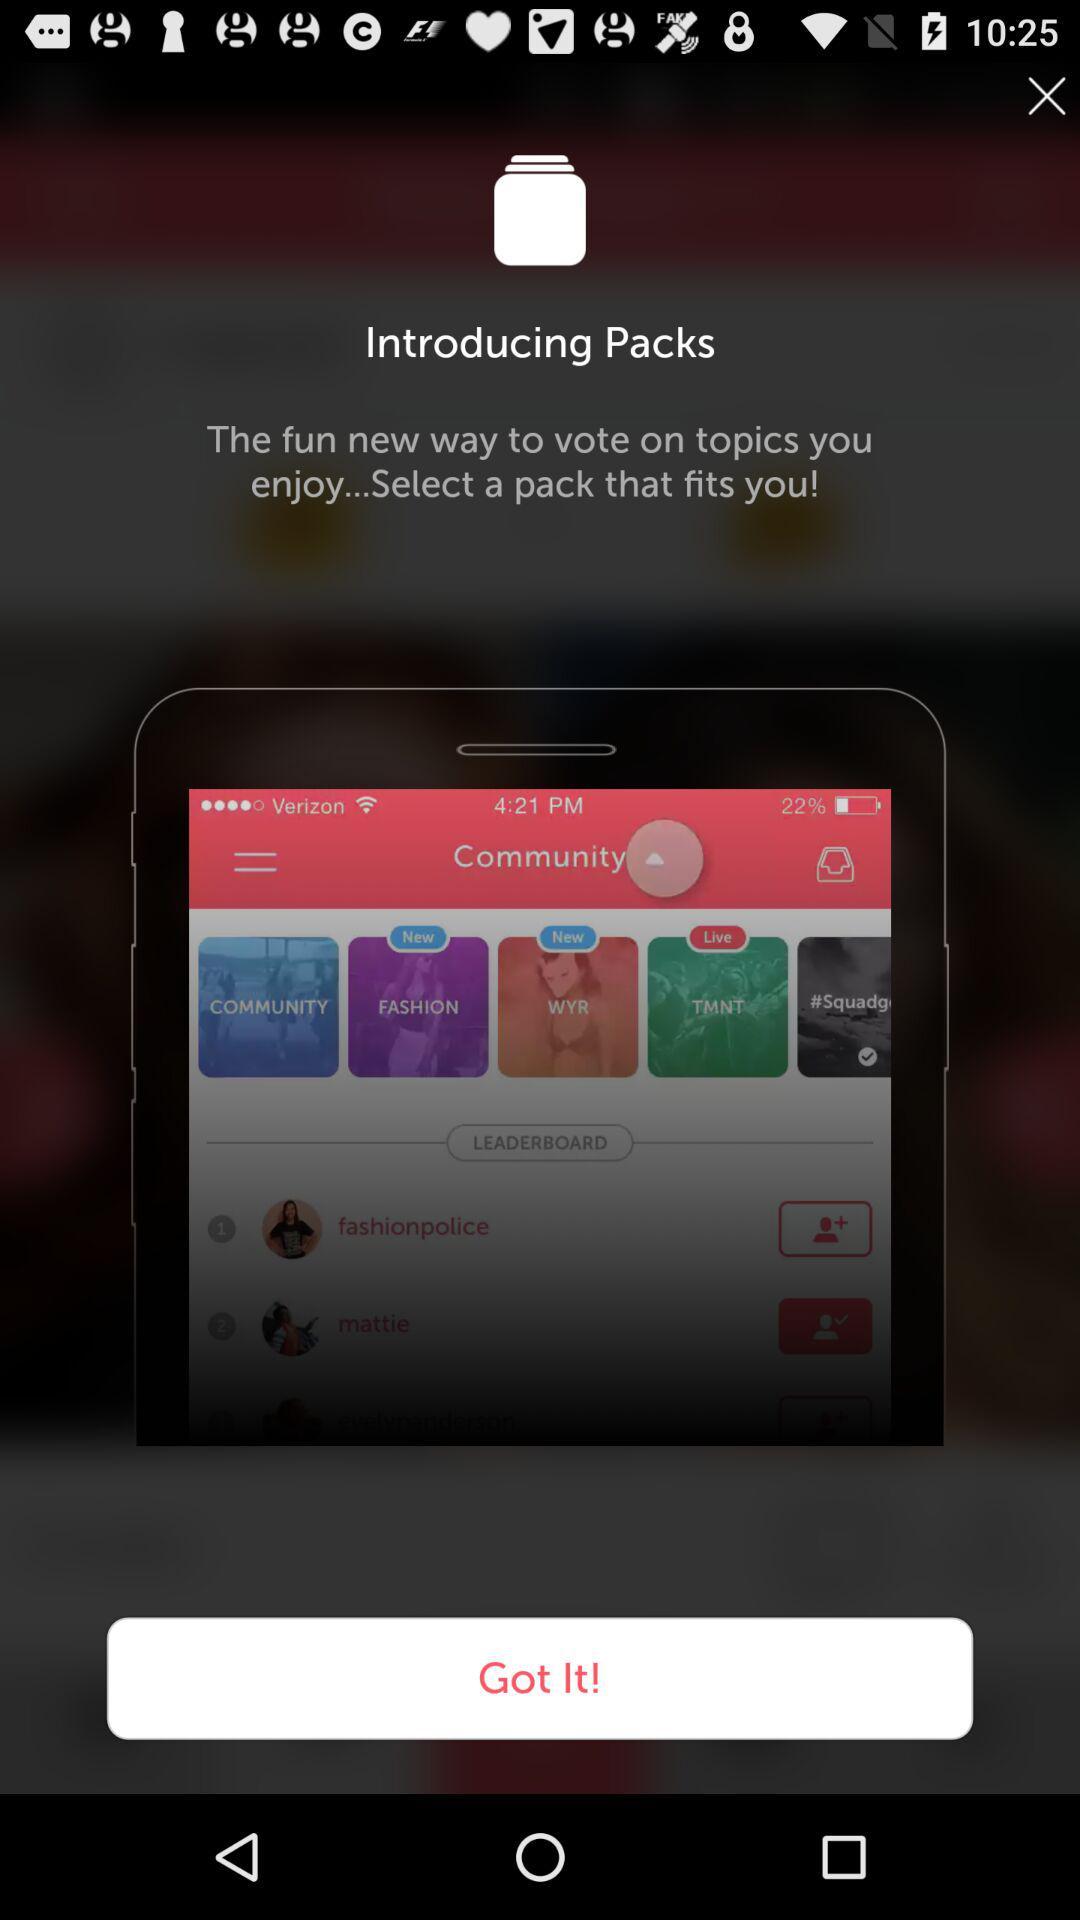 This screenshot has width=1080, height=1920. I want to click on the close icon, so click(1045, 101).